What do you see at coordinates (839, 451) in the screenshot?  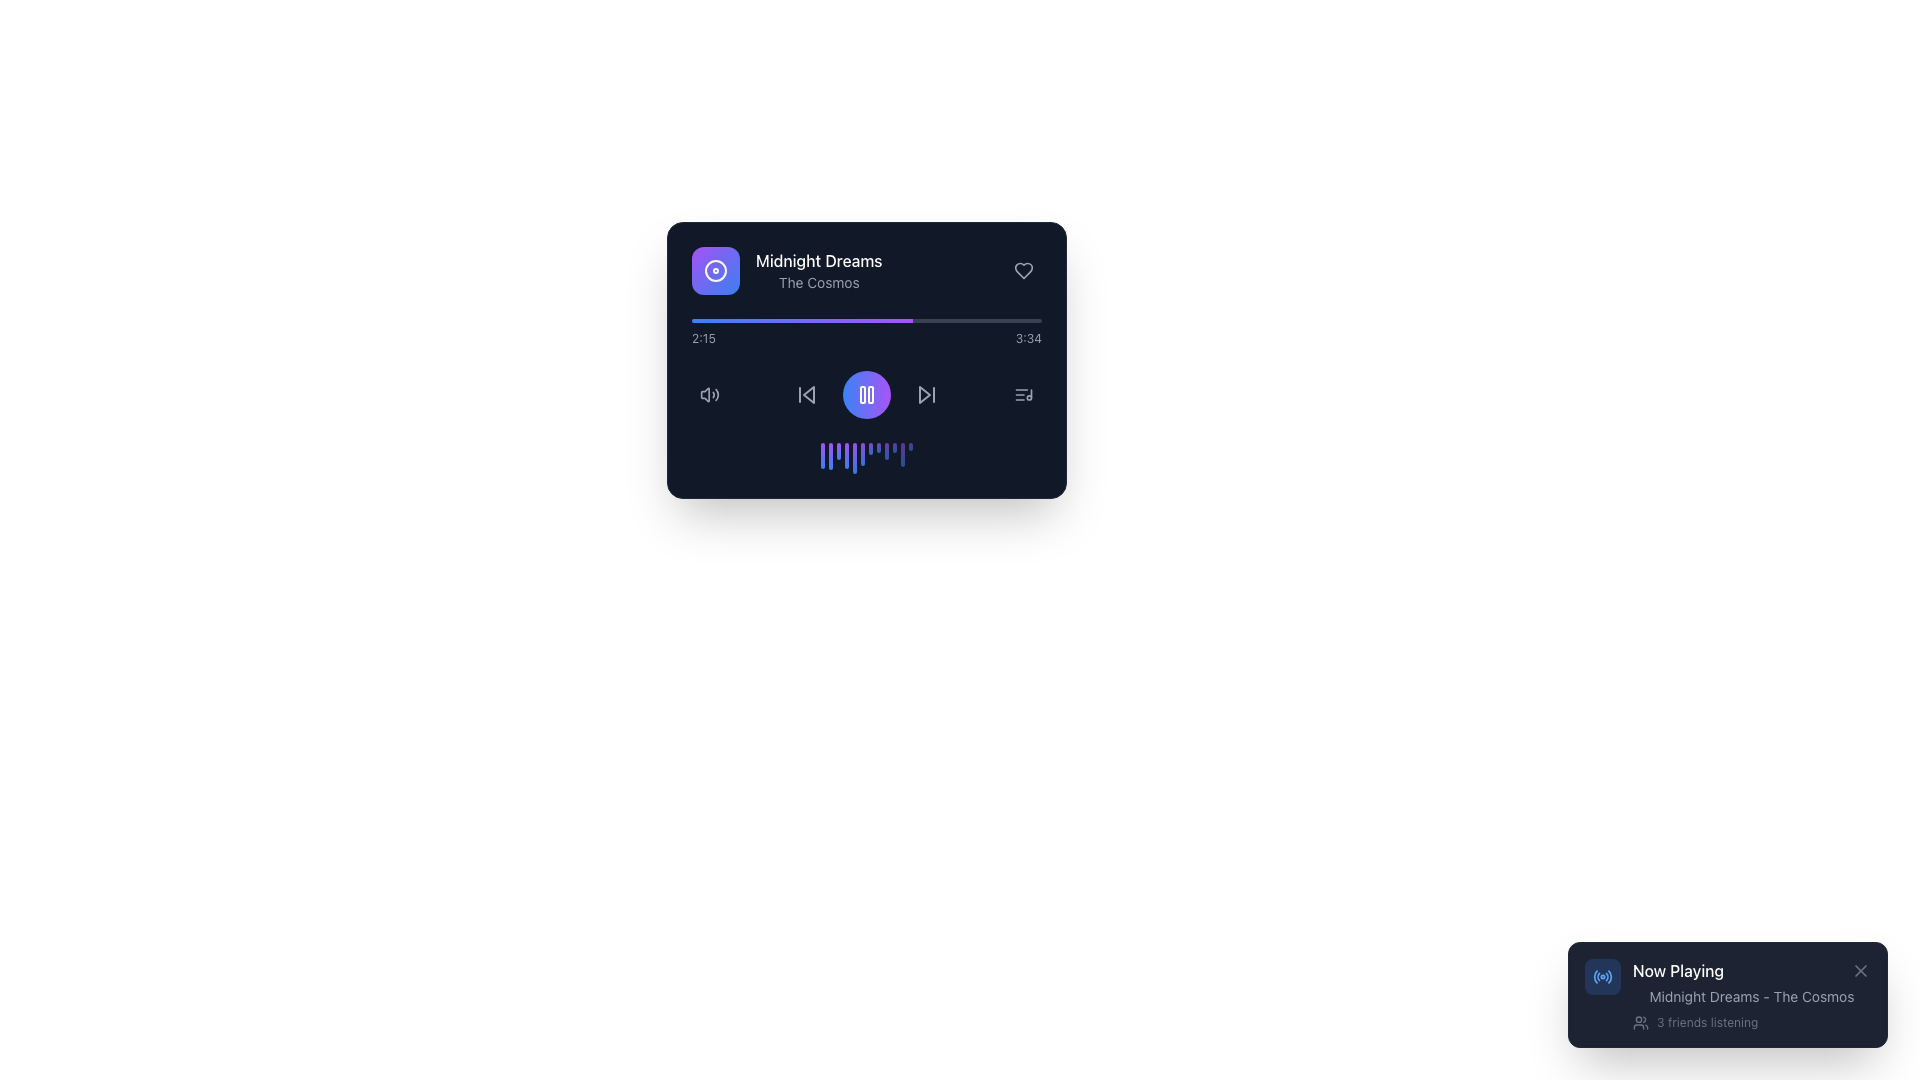 I see `the animation of the Dynamic visual bar, which is the third bar from the left in the audio player interface, showcasing a gradient color from blue to purple and a pulsing effect` at bounding box center [839, 451].